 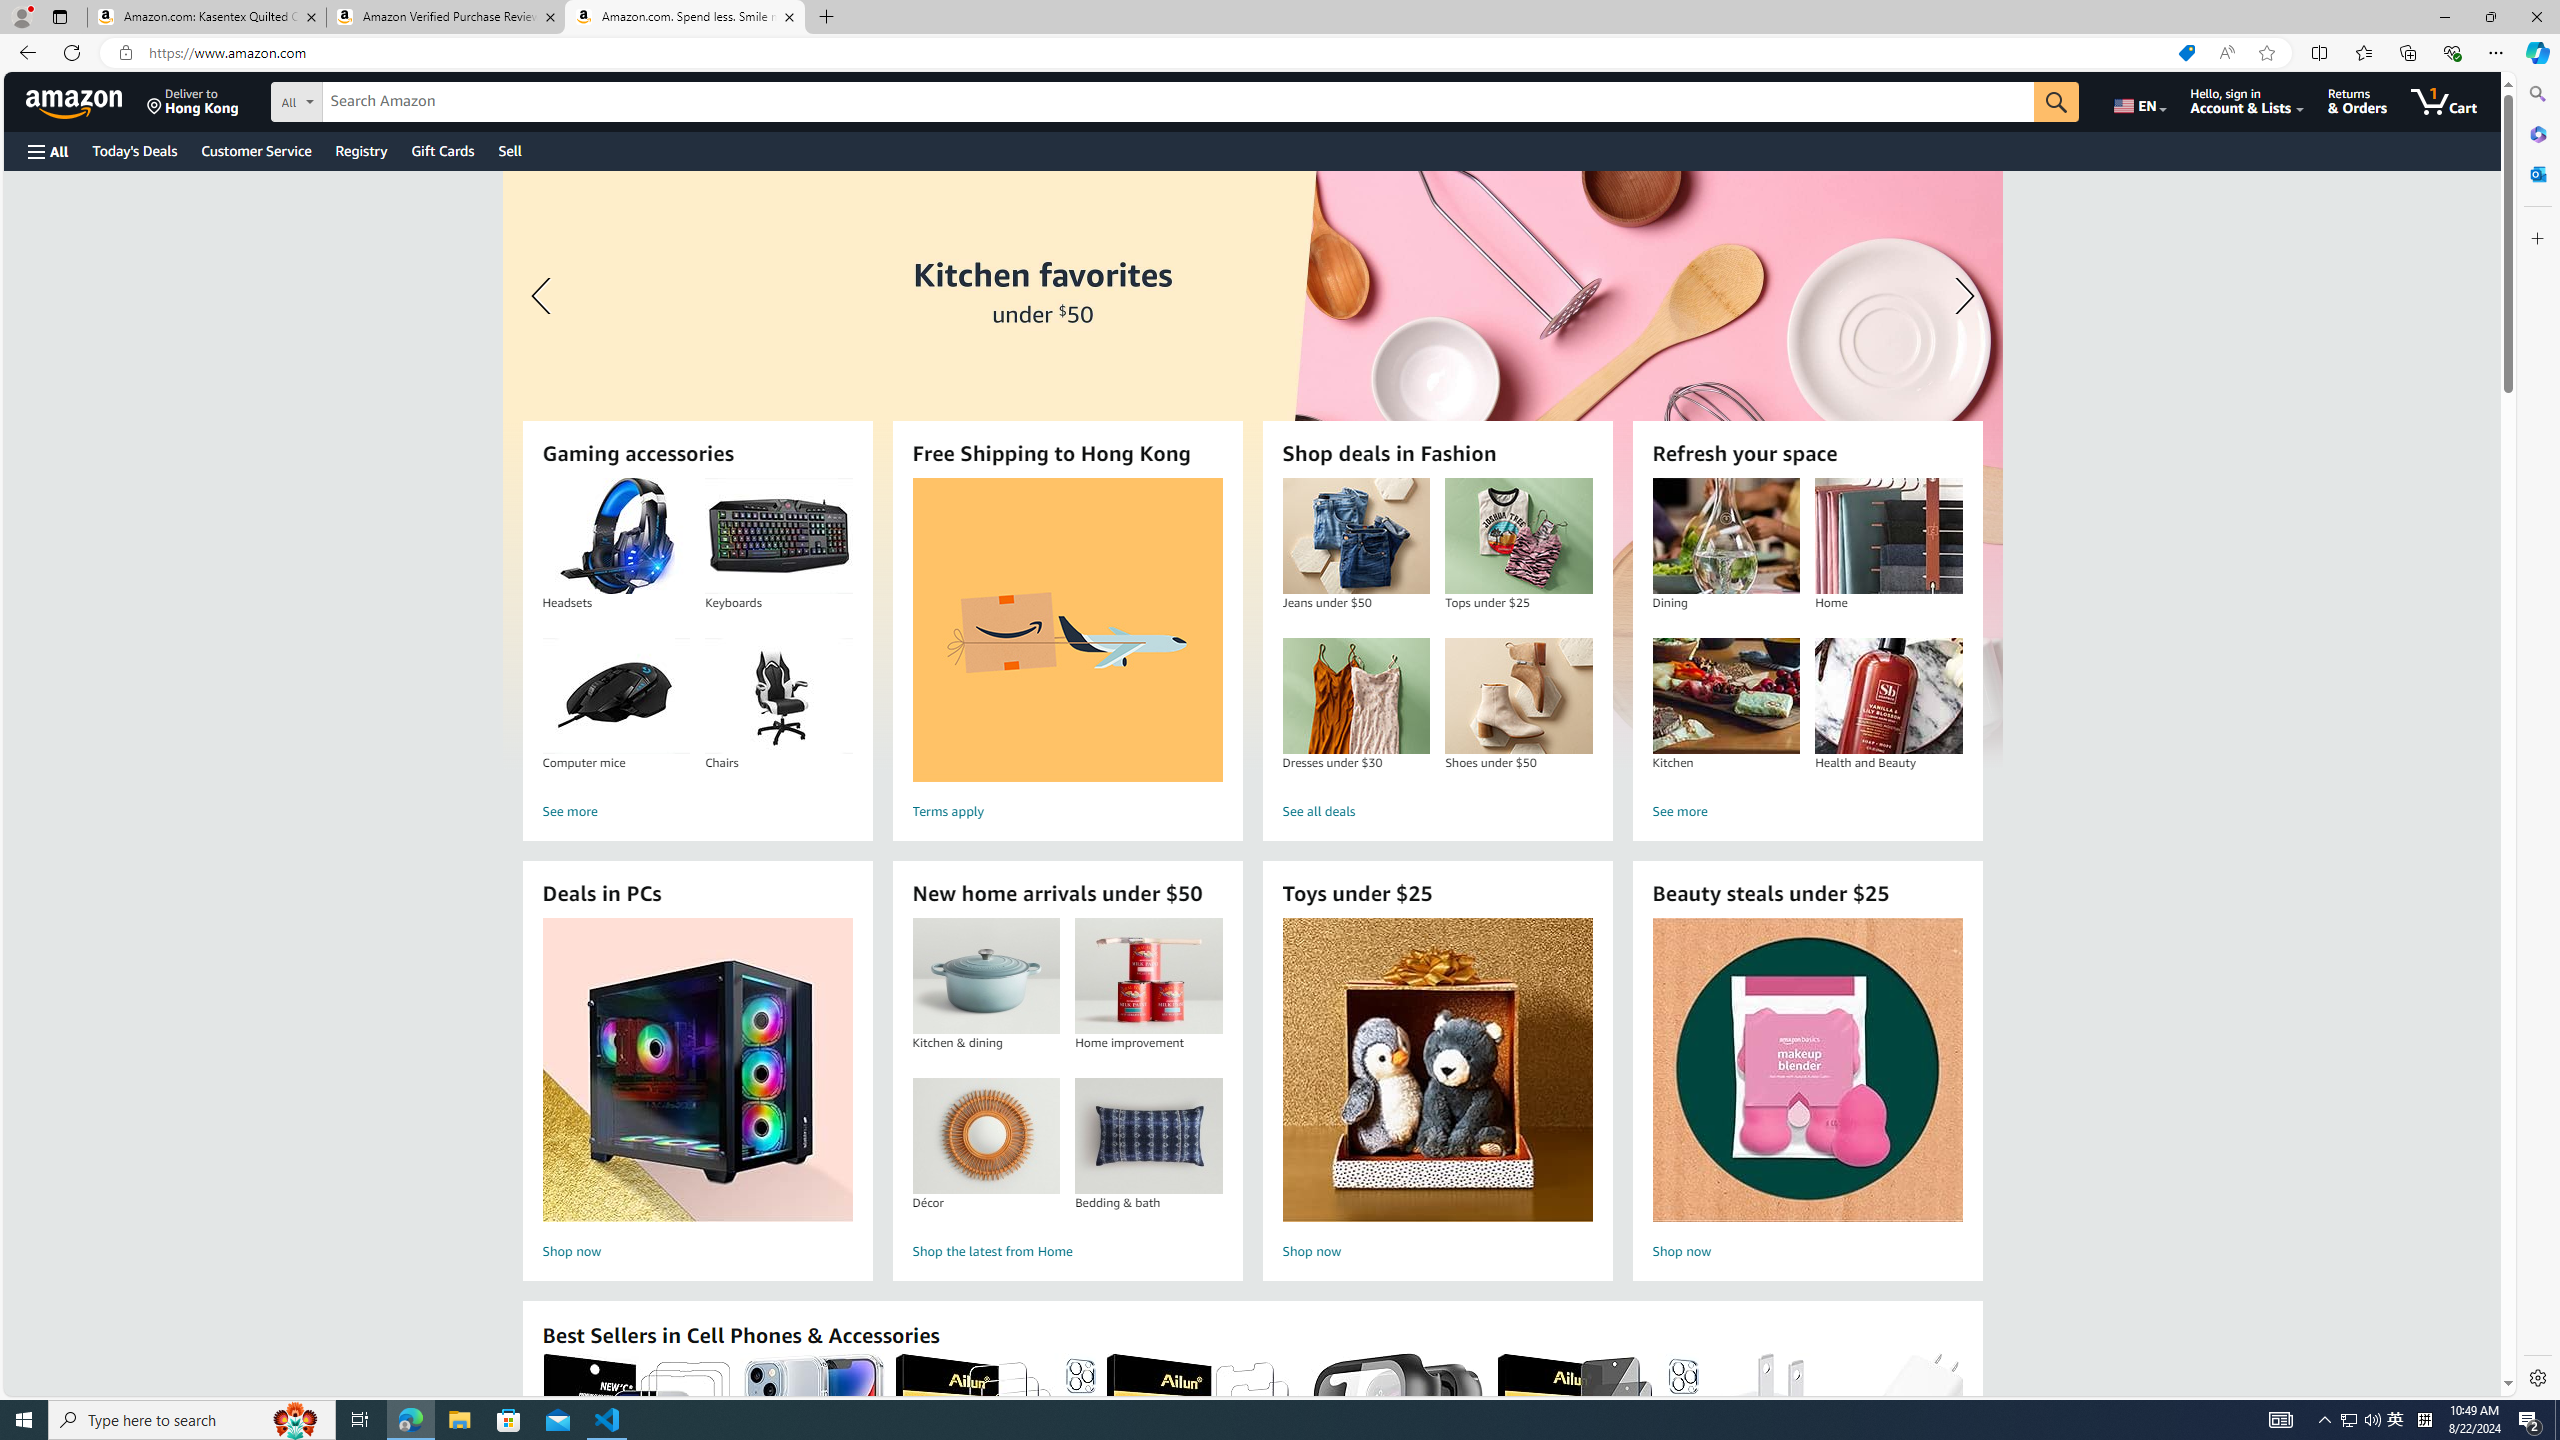 I want to click on 'Amazon', so click(x=76, y=100).